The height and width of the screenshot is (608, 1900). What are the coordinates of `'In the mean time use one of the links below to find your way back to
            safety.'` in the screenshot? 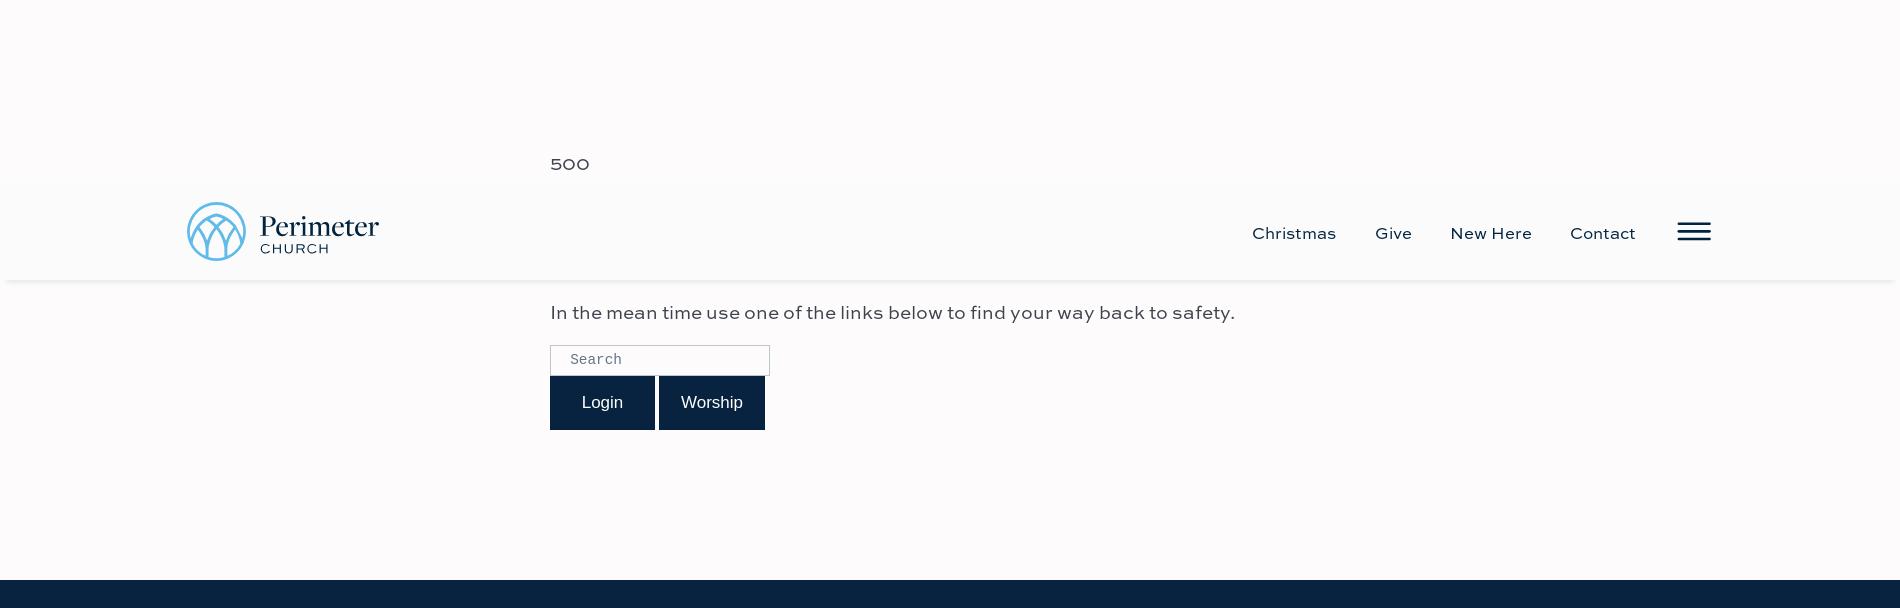 It's located at (891, 126).